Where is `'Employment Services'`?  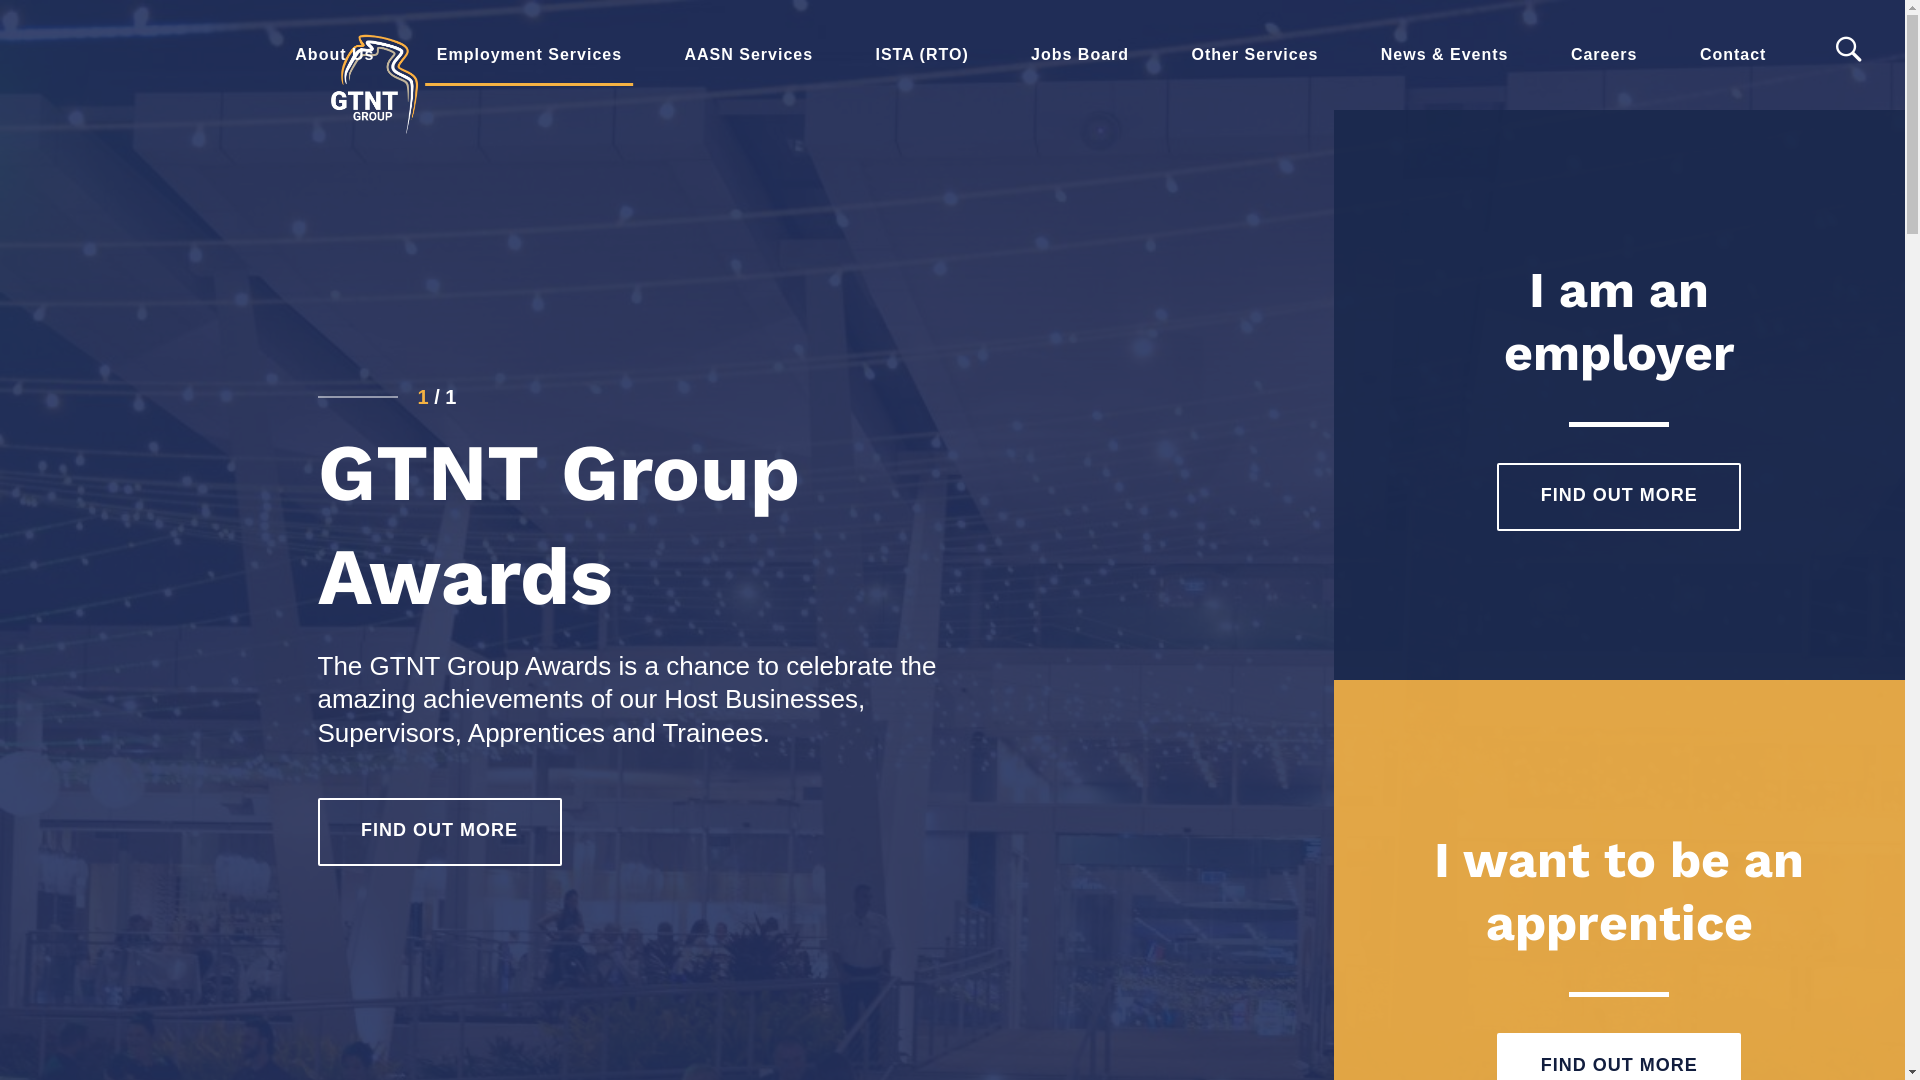
'Employment Services' is located at coordinates (529, 53).